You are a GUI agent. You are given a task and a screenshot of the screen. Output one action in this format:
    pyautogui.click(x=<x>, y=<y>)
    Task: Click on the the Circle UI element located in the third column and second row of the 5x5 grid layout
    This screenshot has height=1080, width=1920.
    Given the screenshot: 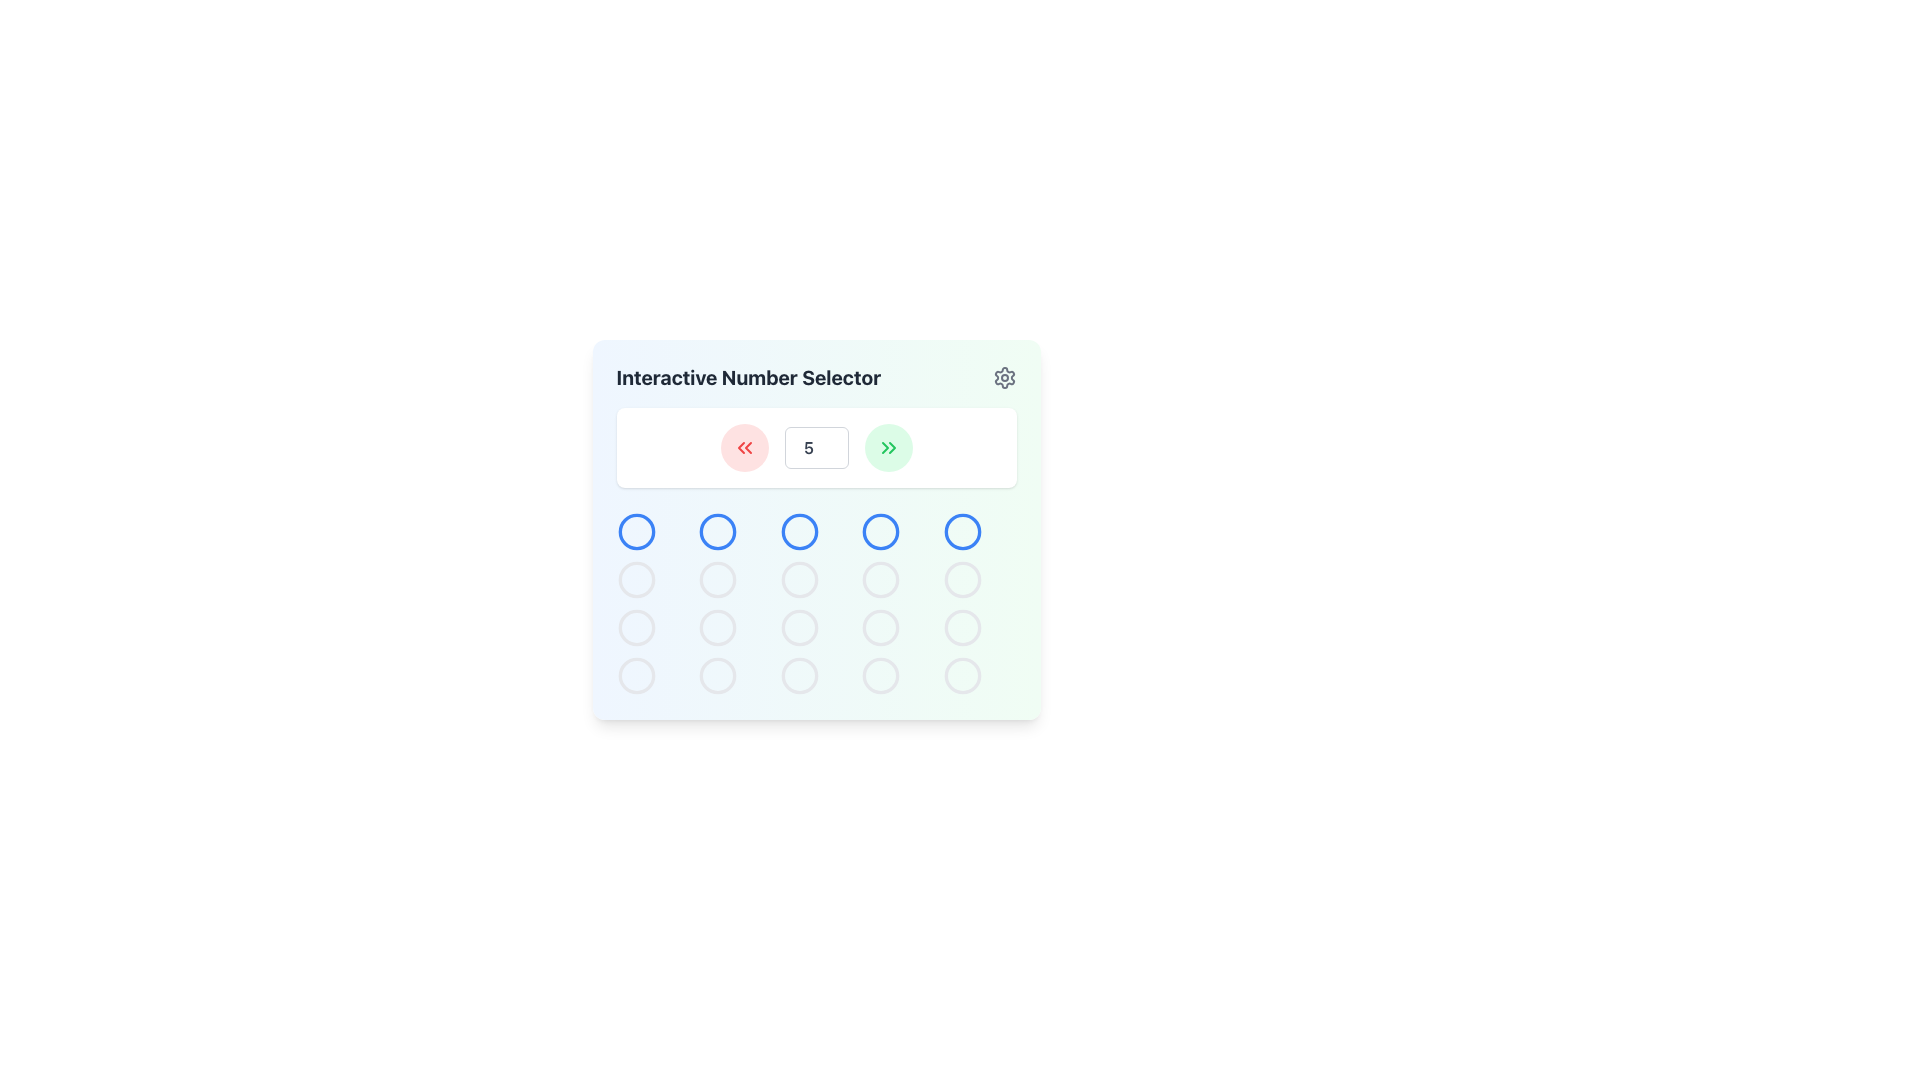 What is the action you would take?
    pyautogui.click(x=798, y=579)
    